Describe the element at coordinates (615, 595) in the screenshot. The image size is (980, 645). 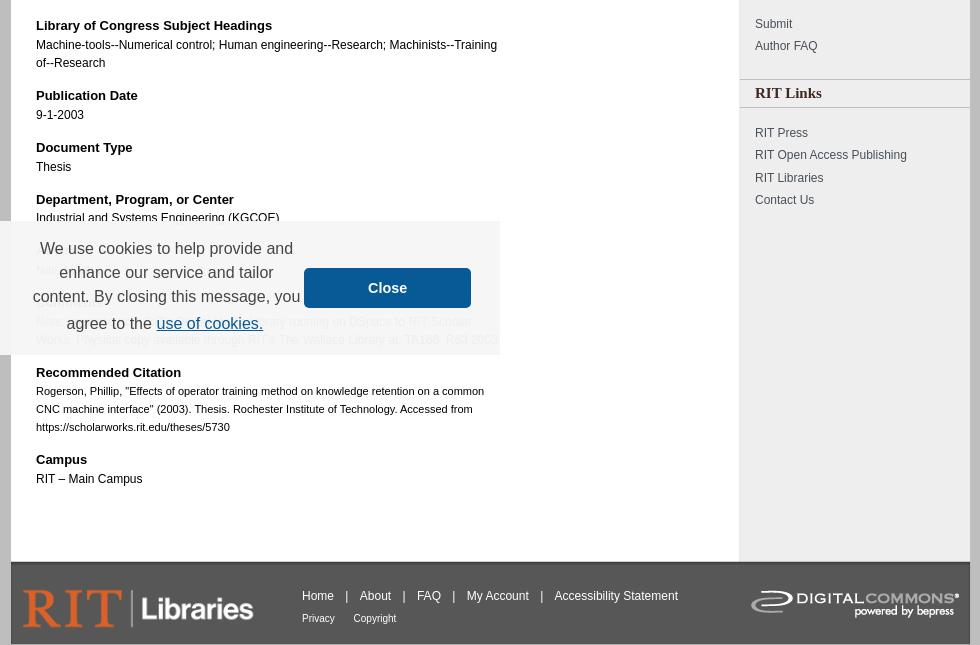
I see `'Accessibility Statement'` at that location.